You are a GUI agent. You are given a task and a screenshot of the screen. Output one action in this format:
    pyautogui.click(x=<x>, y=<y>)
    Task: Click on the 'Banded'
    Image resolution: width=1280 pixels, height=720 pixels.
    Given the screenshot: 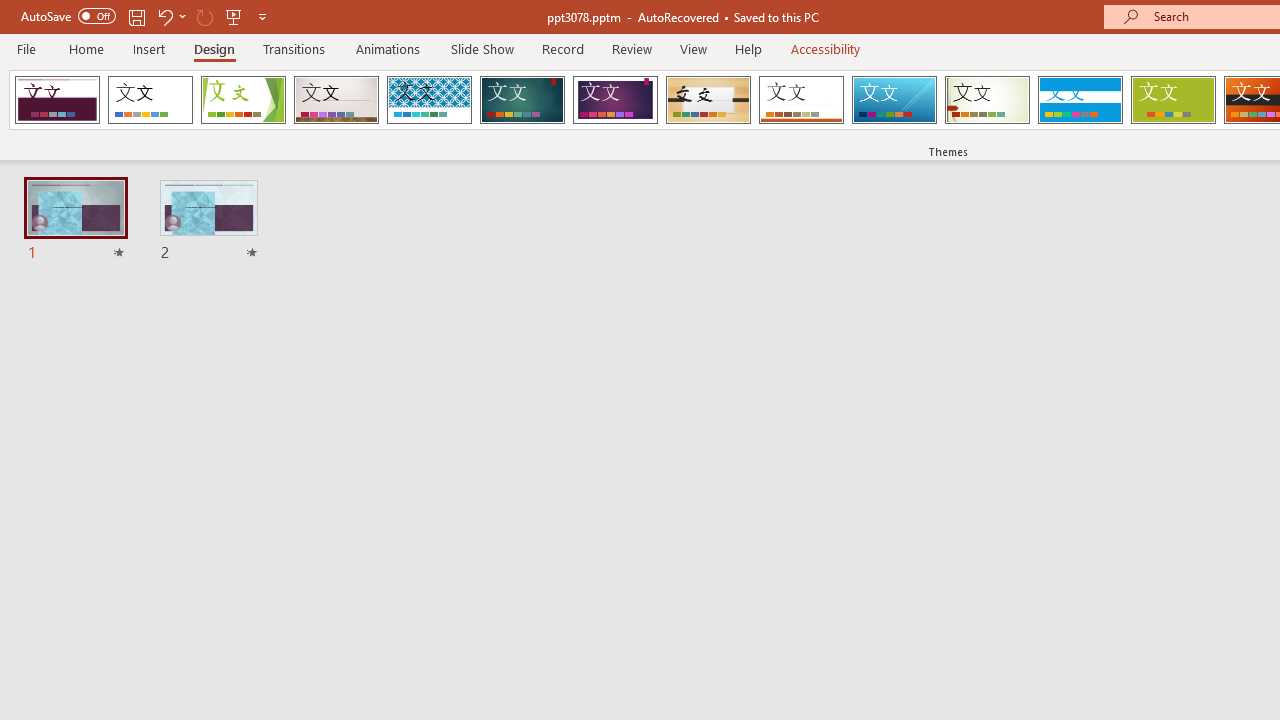 What is the action you would take?
    pyautogui.click(x=1079, y=100)
    